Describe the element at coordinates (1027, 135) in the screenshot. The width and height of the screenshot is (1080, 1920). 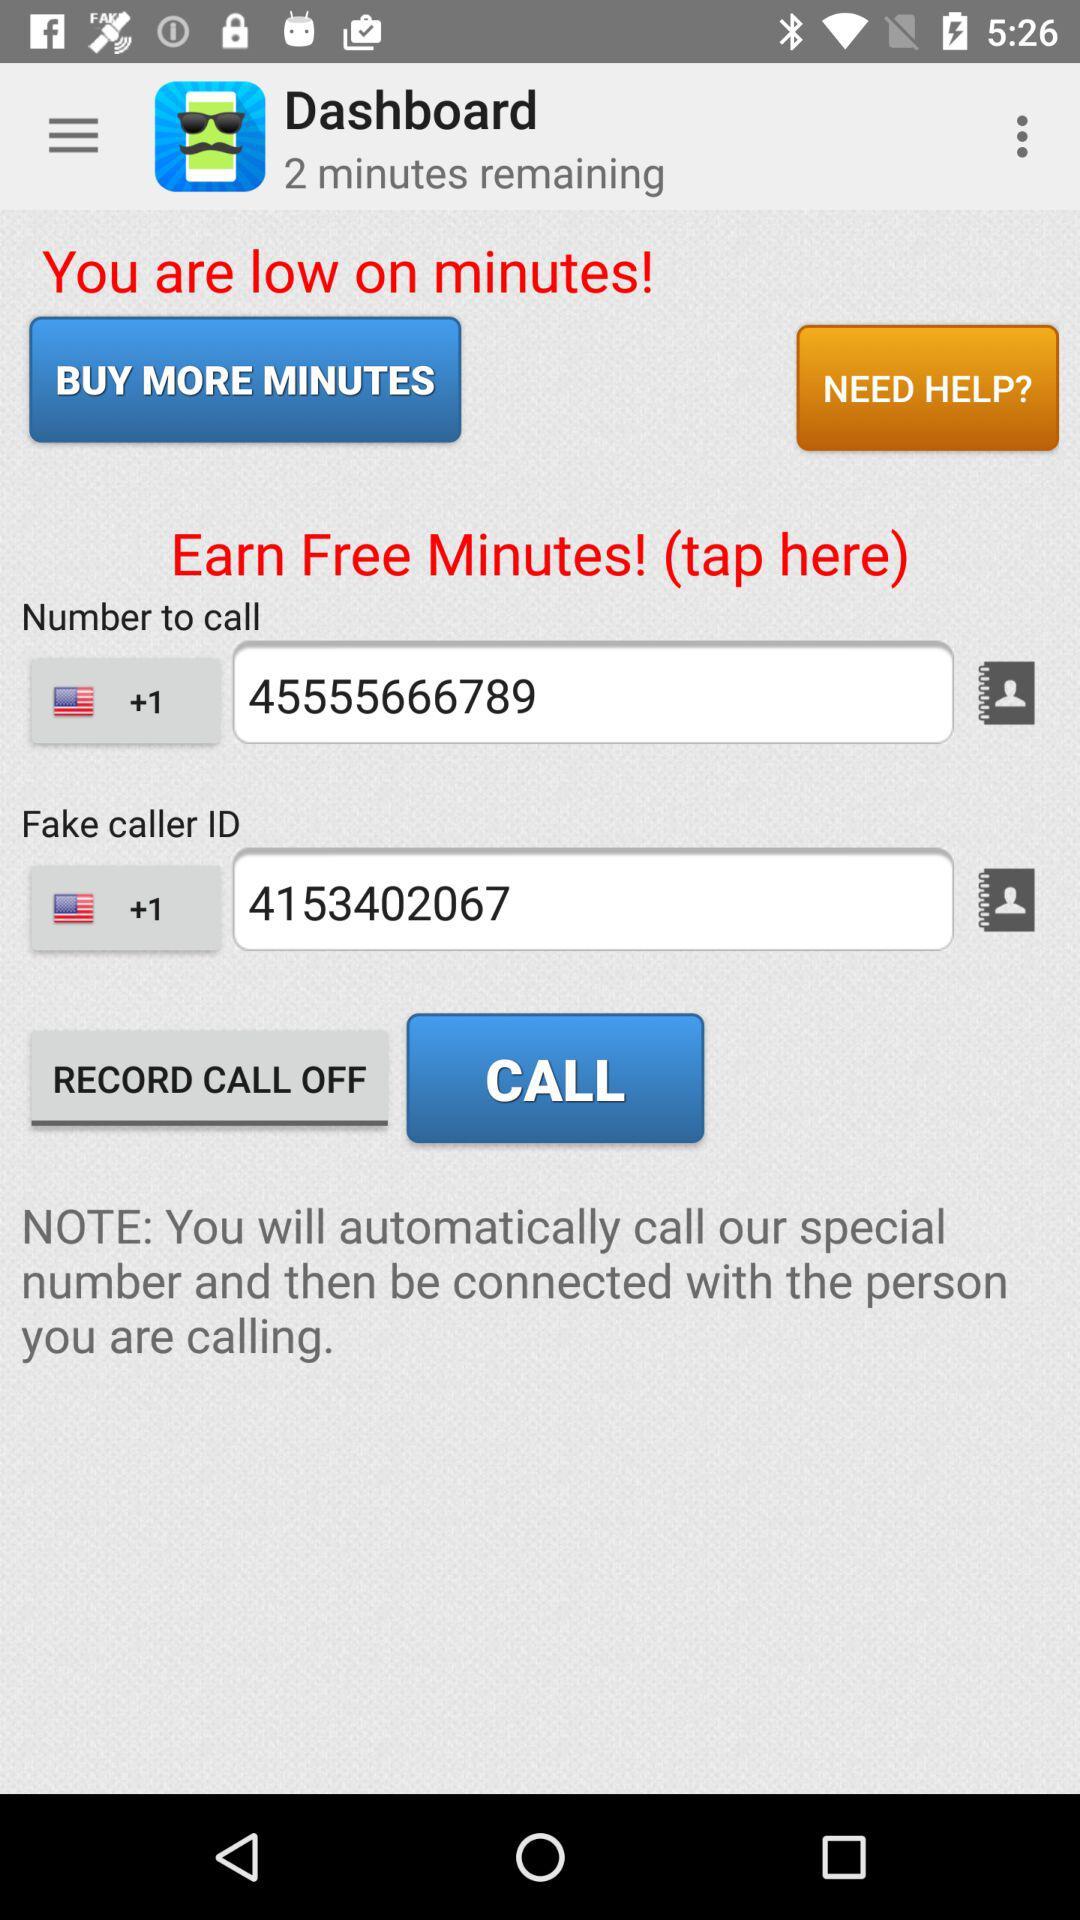
I see `item above need help? icon` at that location.